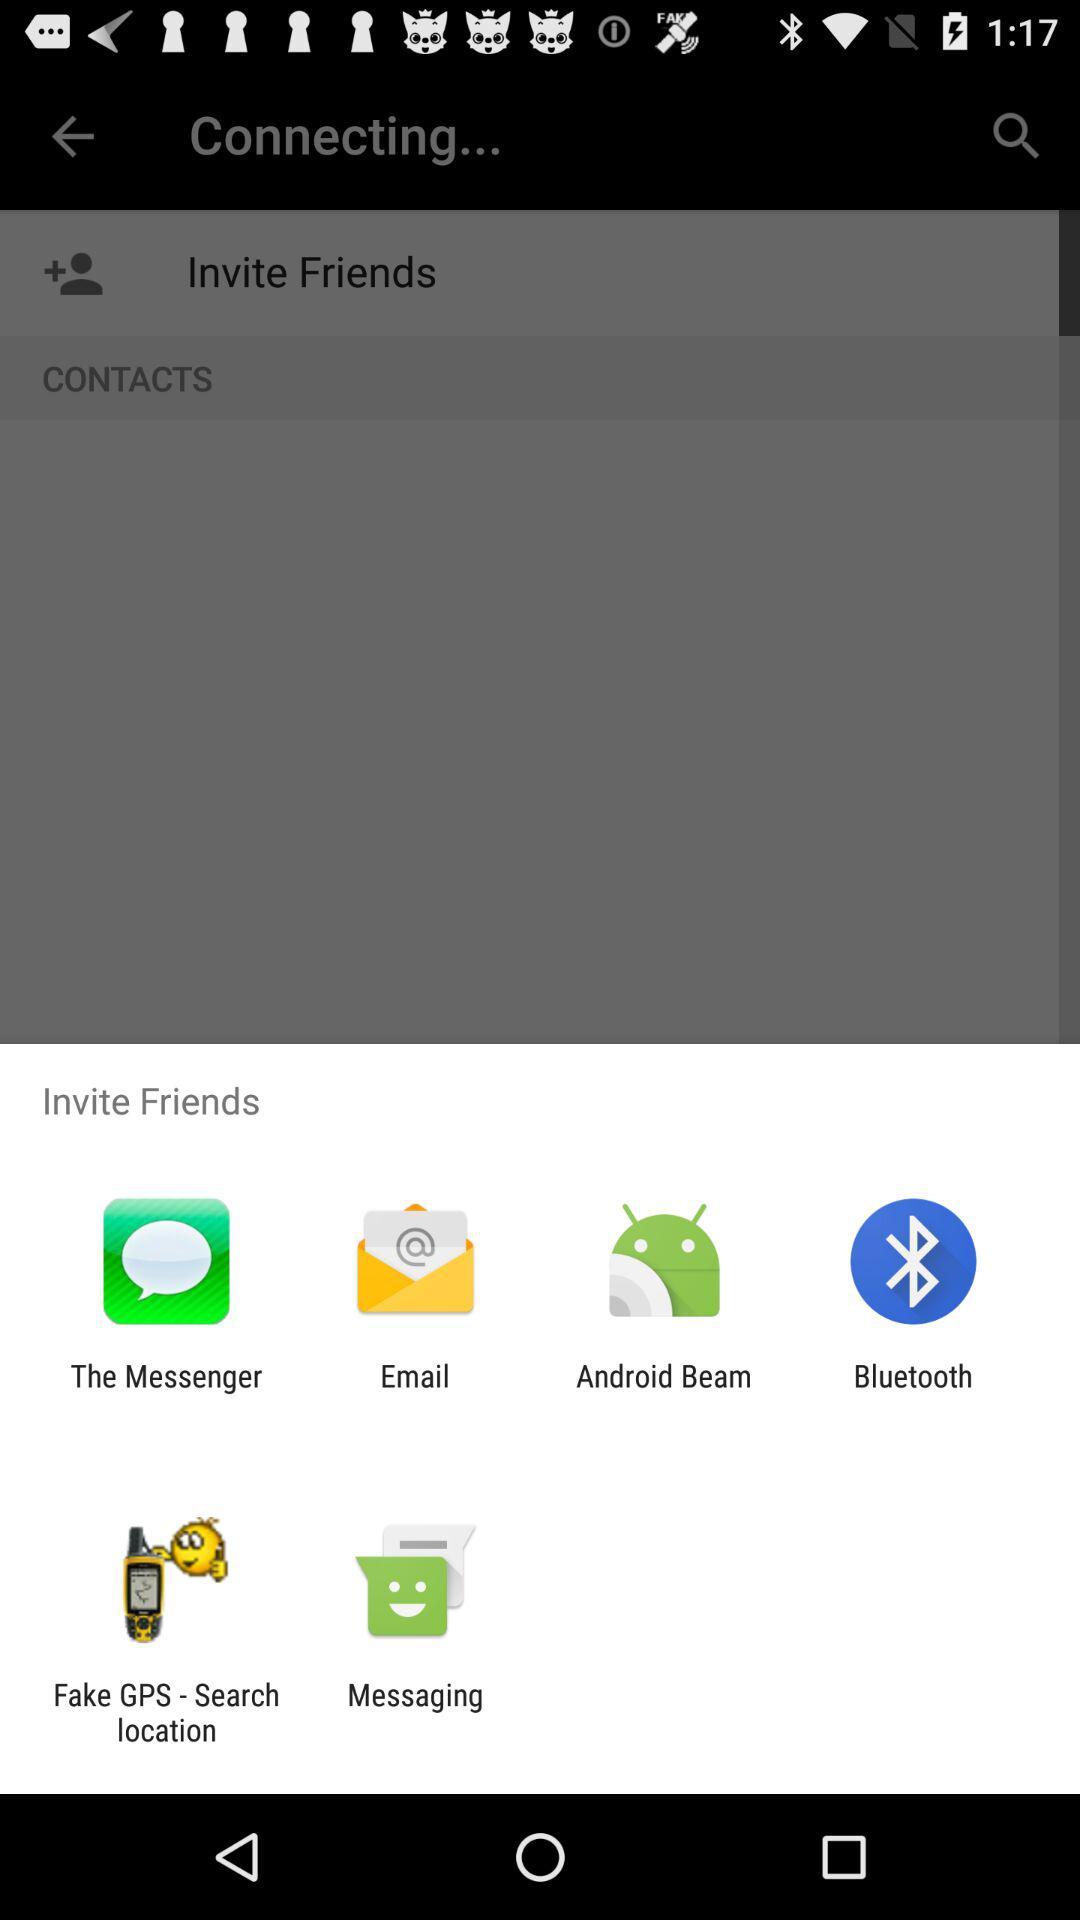 The width and height of the screenshot is (1080, 1920). Describe the element at coordinates (913, 1392) in the screenshot. I see `bluetooth item` at that location.